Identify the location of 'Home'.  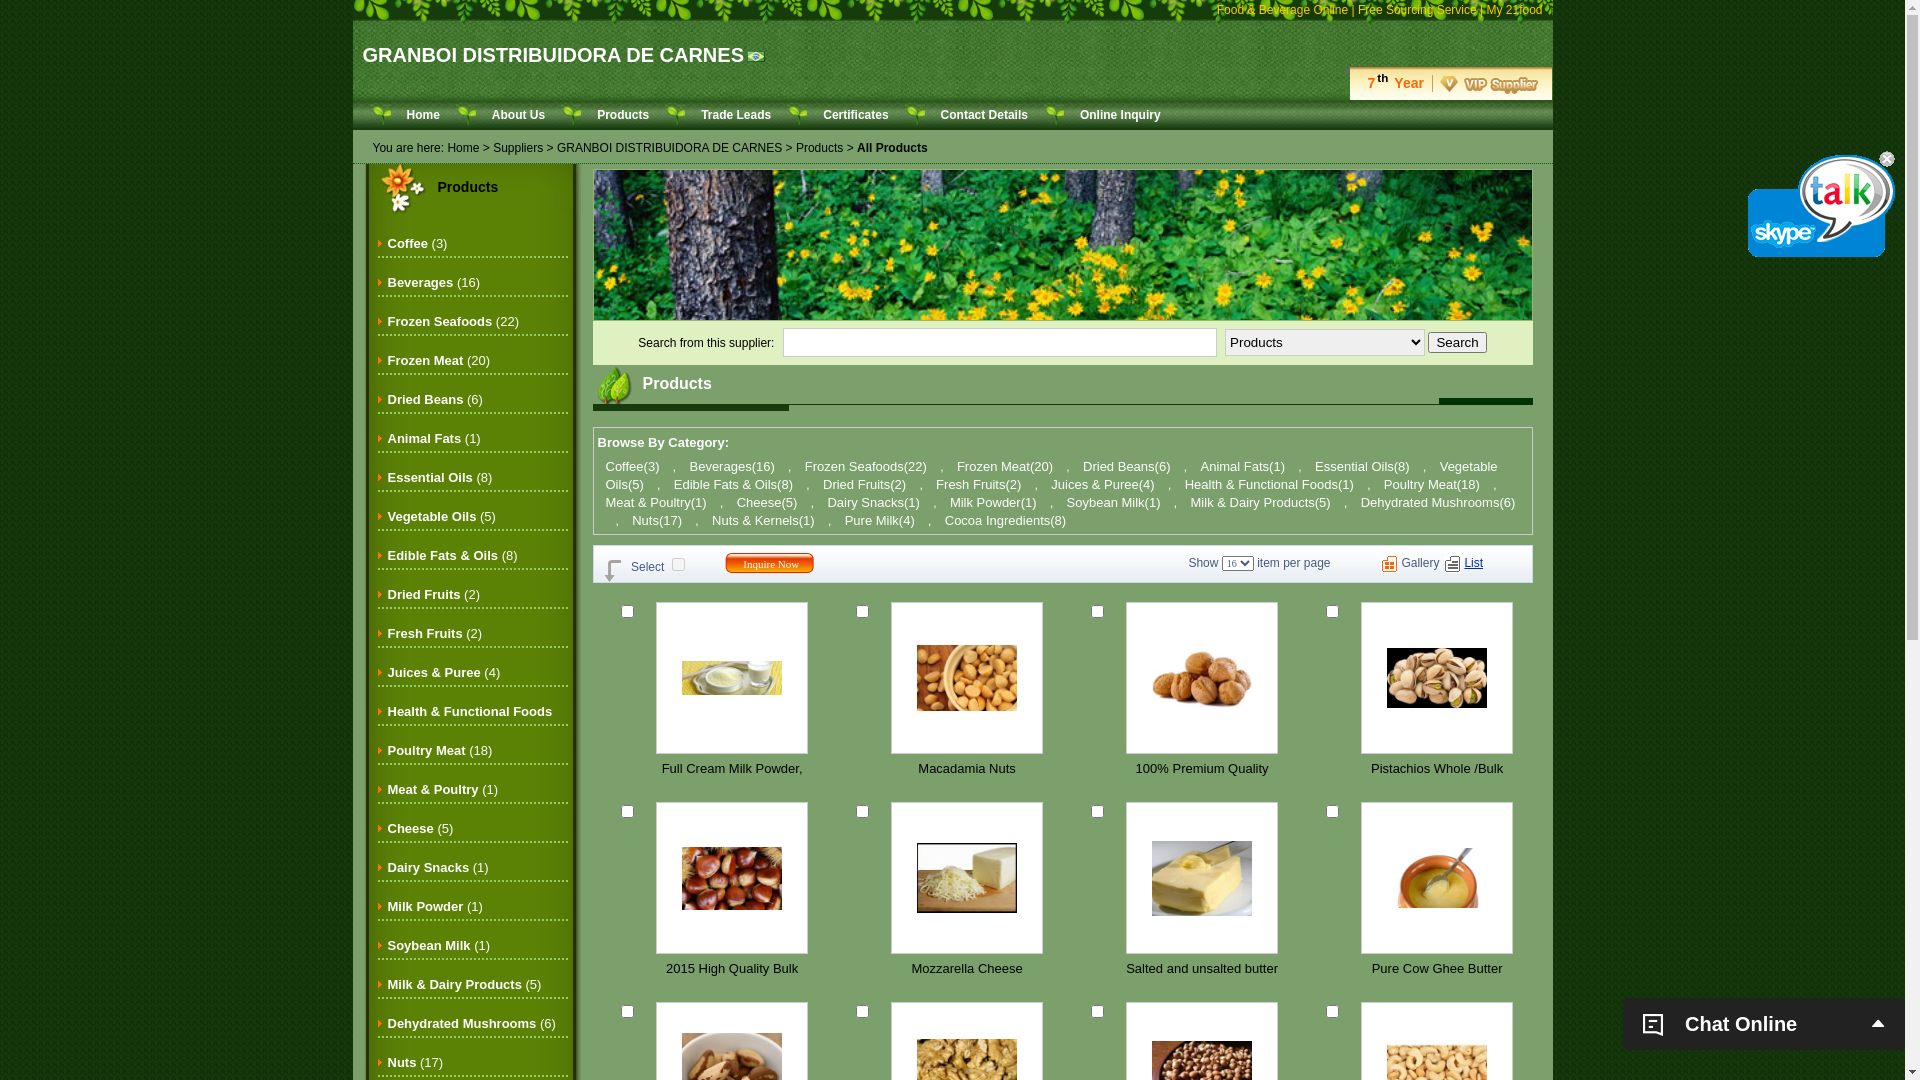
(445, 146).